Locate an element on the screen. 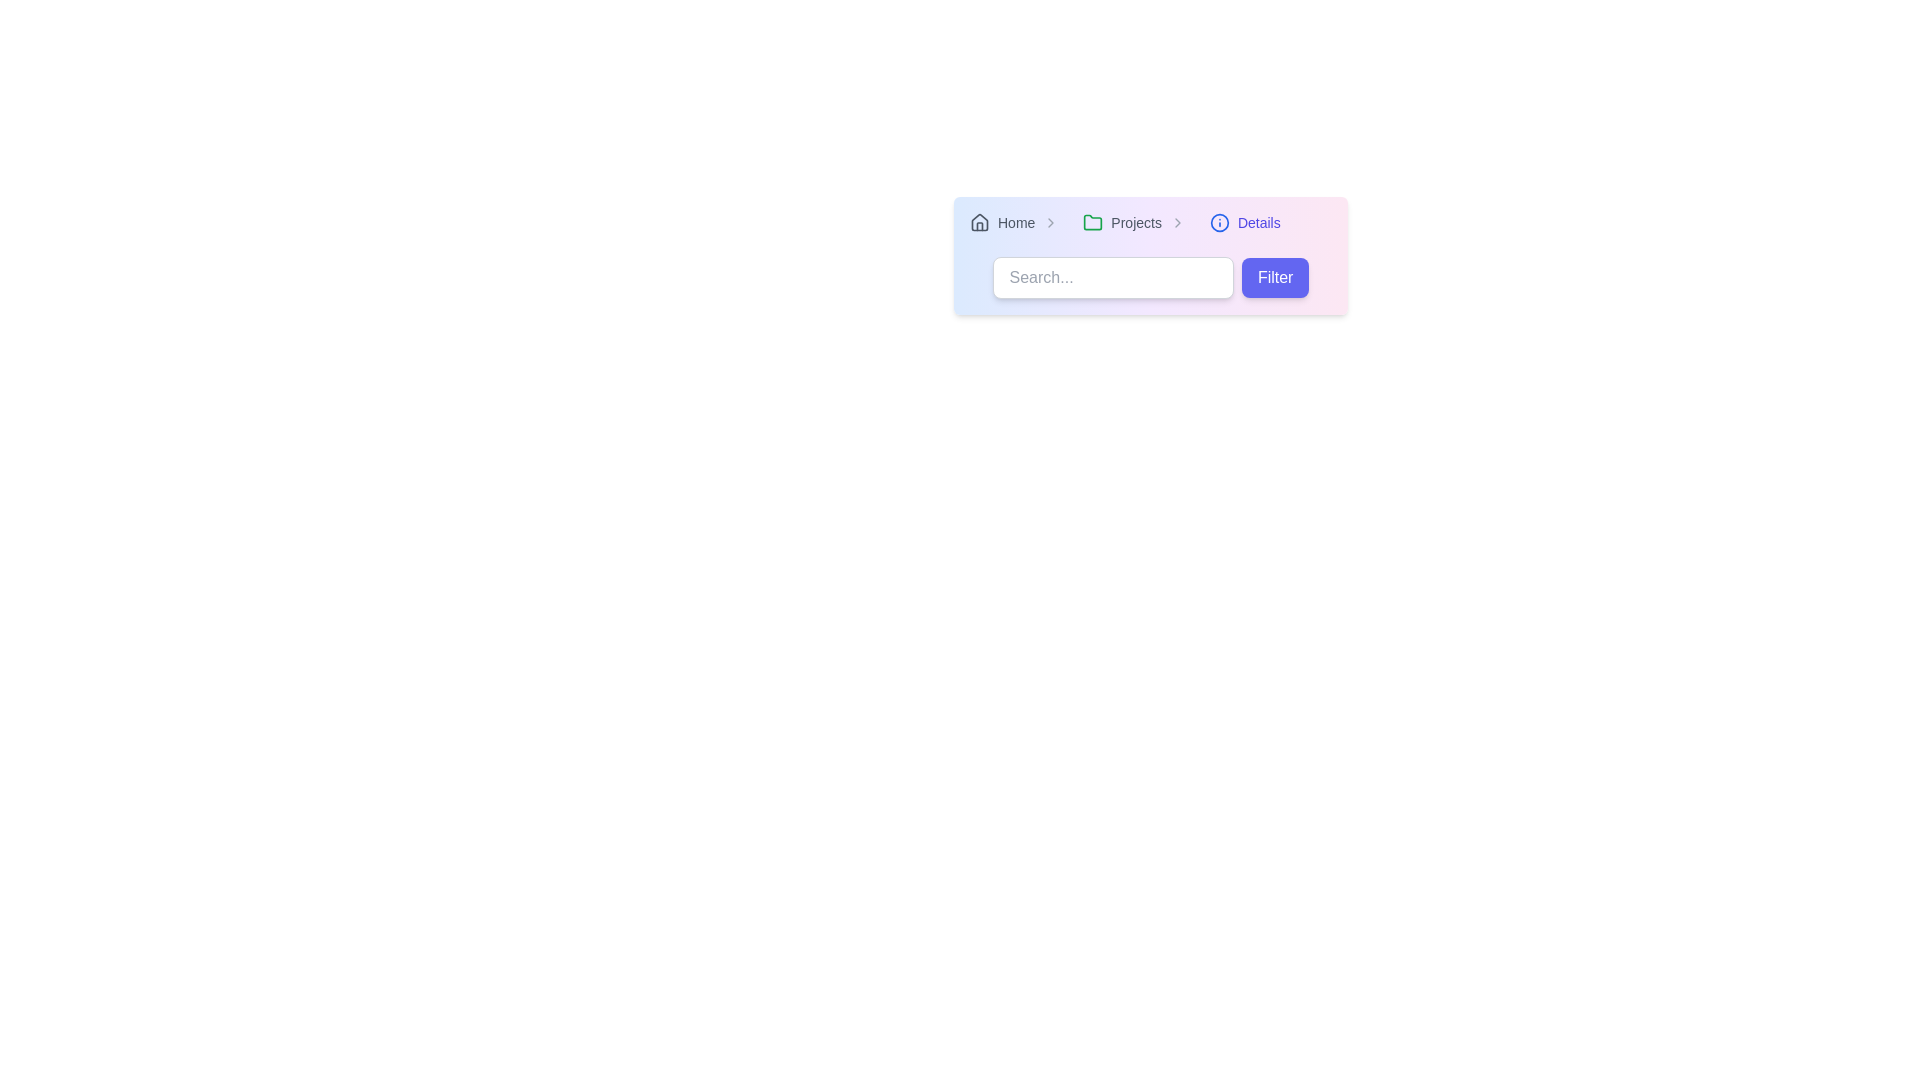  the first breadcrumb navigation link is located at coordinates (1018, 223).